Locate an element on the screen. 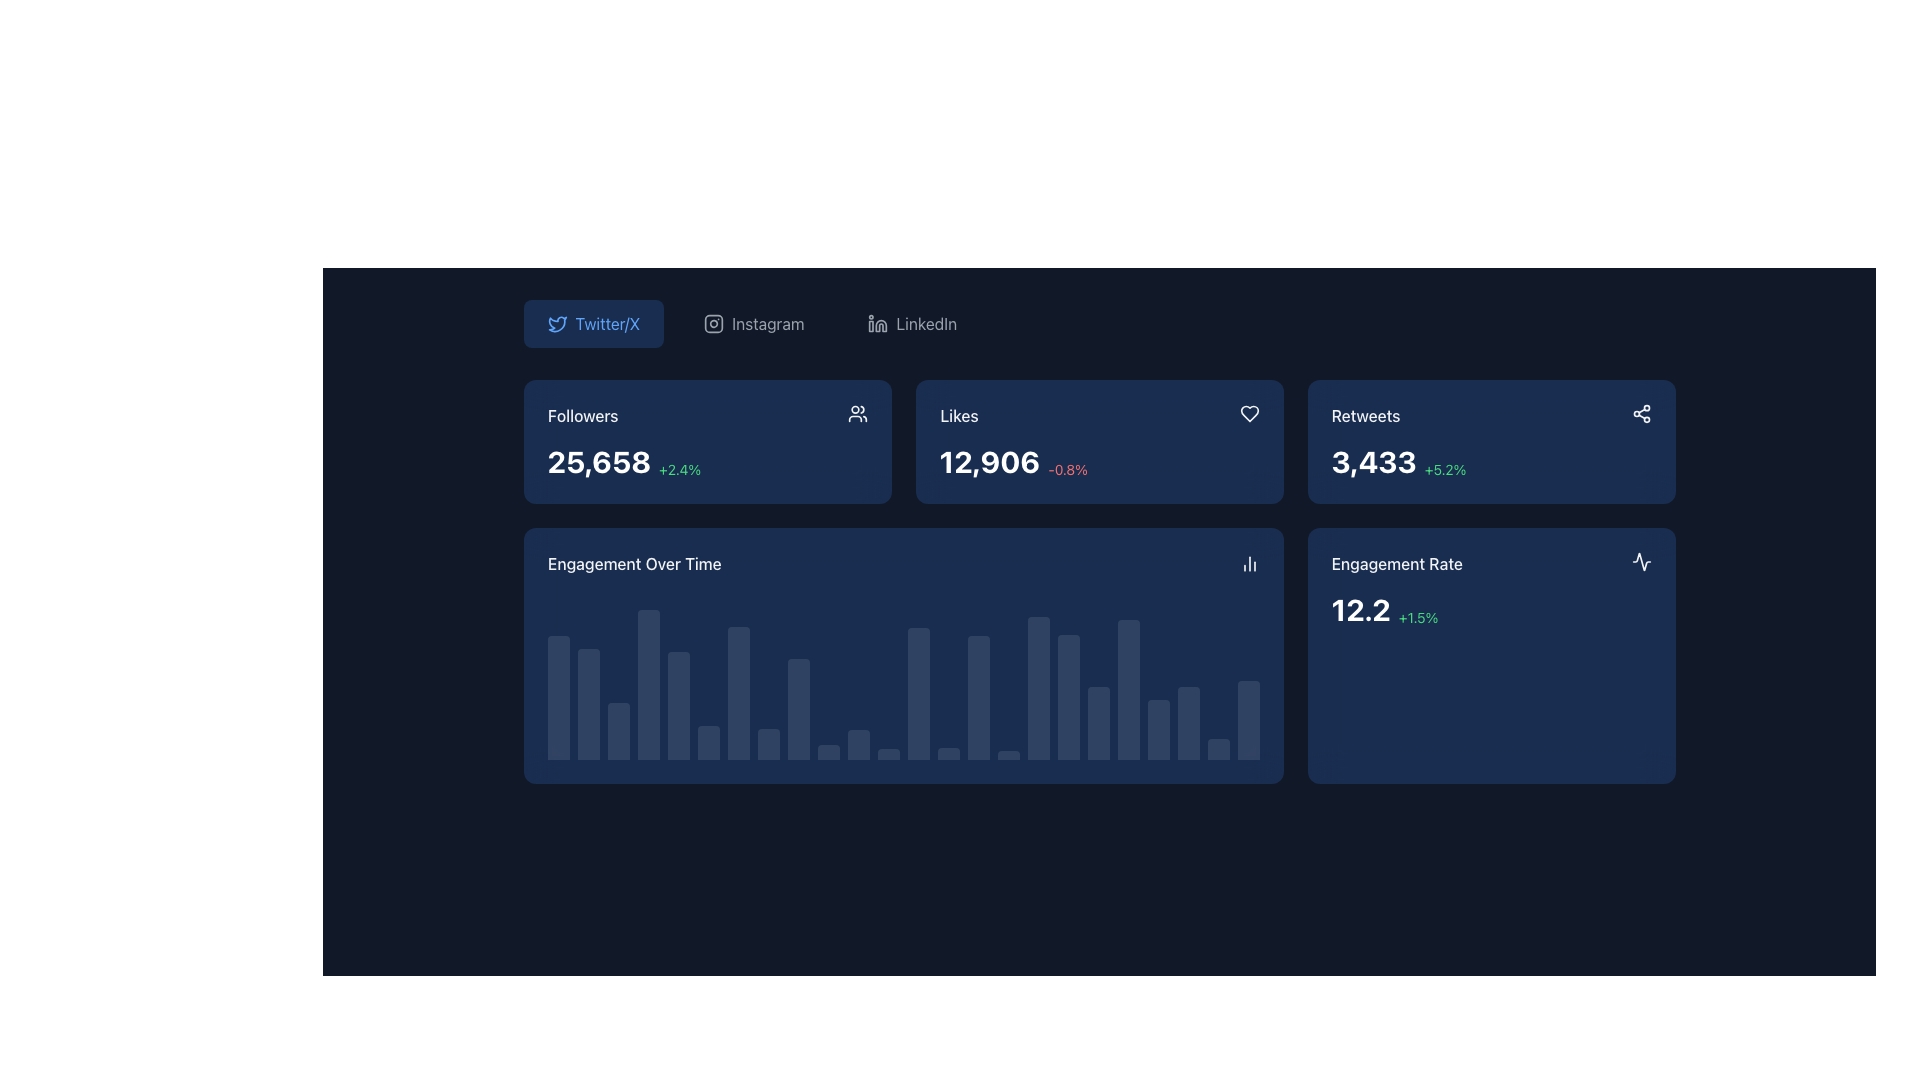 This screenshot has height=1080, width=1920. the static text element indicating the percentage change in 'Likes', which is rendered in red and positioned below the card title within the 'Likes' information card is located at coordinates (1064, 470).